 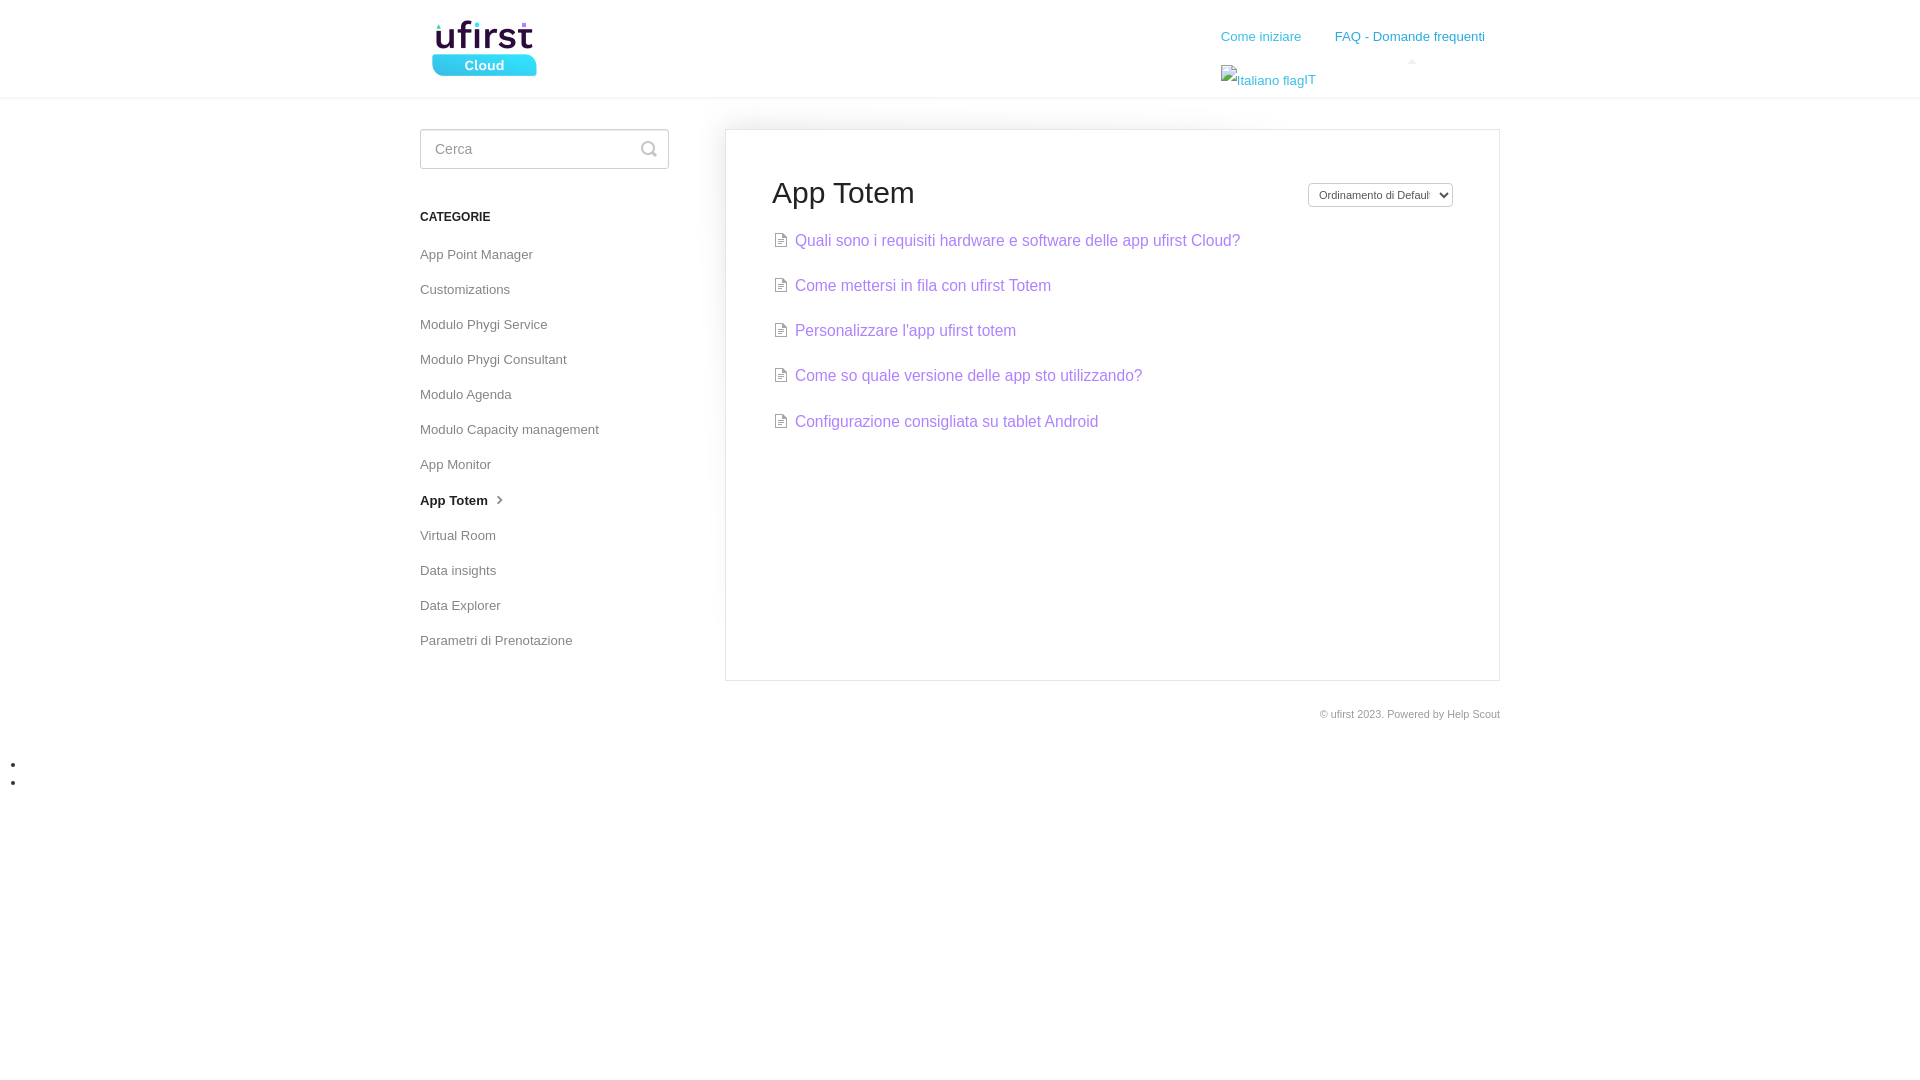 I want to click on 'Configurazione consigliata su tablet Android', so click(x=934, y=420).